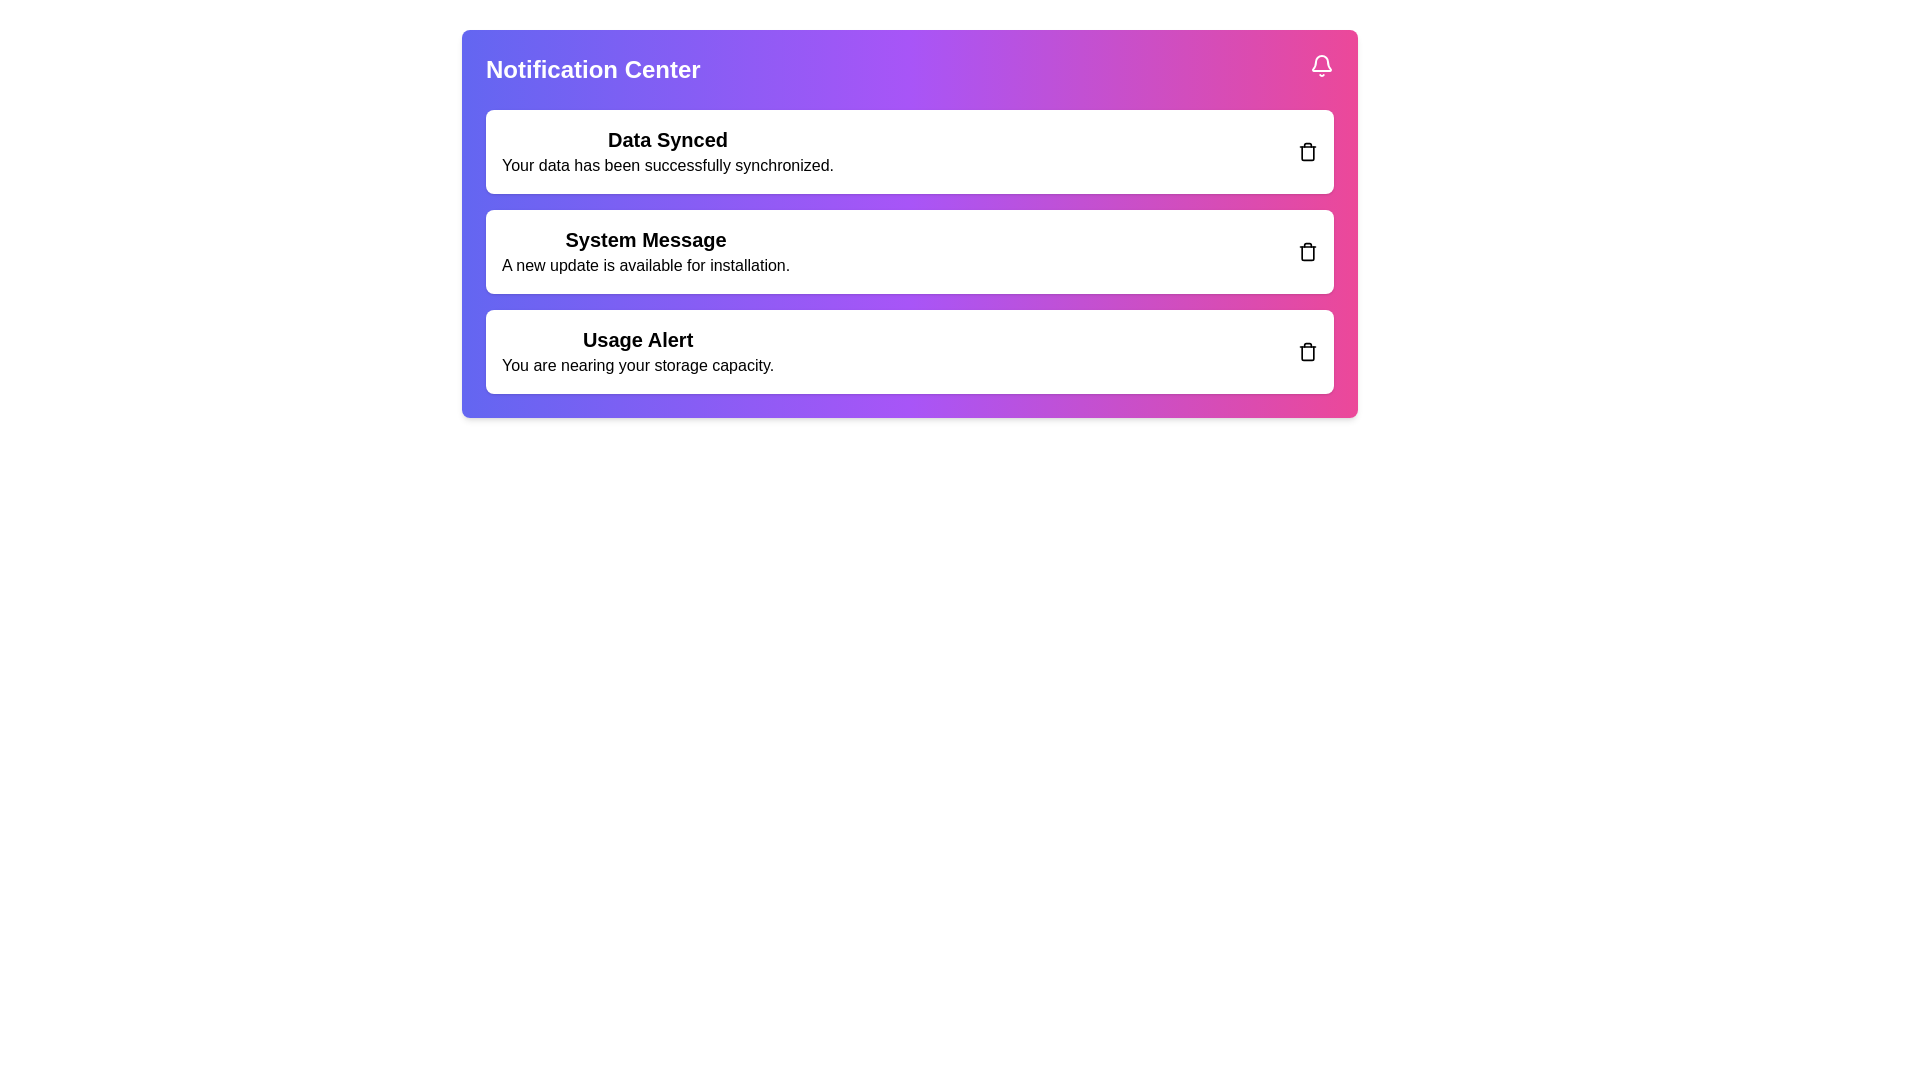 This screenshot has width=1920, height=1080. Describe the element at coordinates (1321, 64) in the screenshot. I see `the notification bell icon located on the right side of the 'Notification Center' header in the user interface` at that location.